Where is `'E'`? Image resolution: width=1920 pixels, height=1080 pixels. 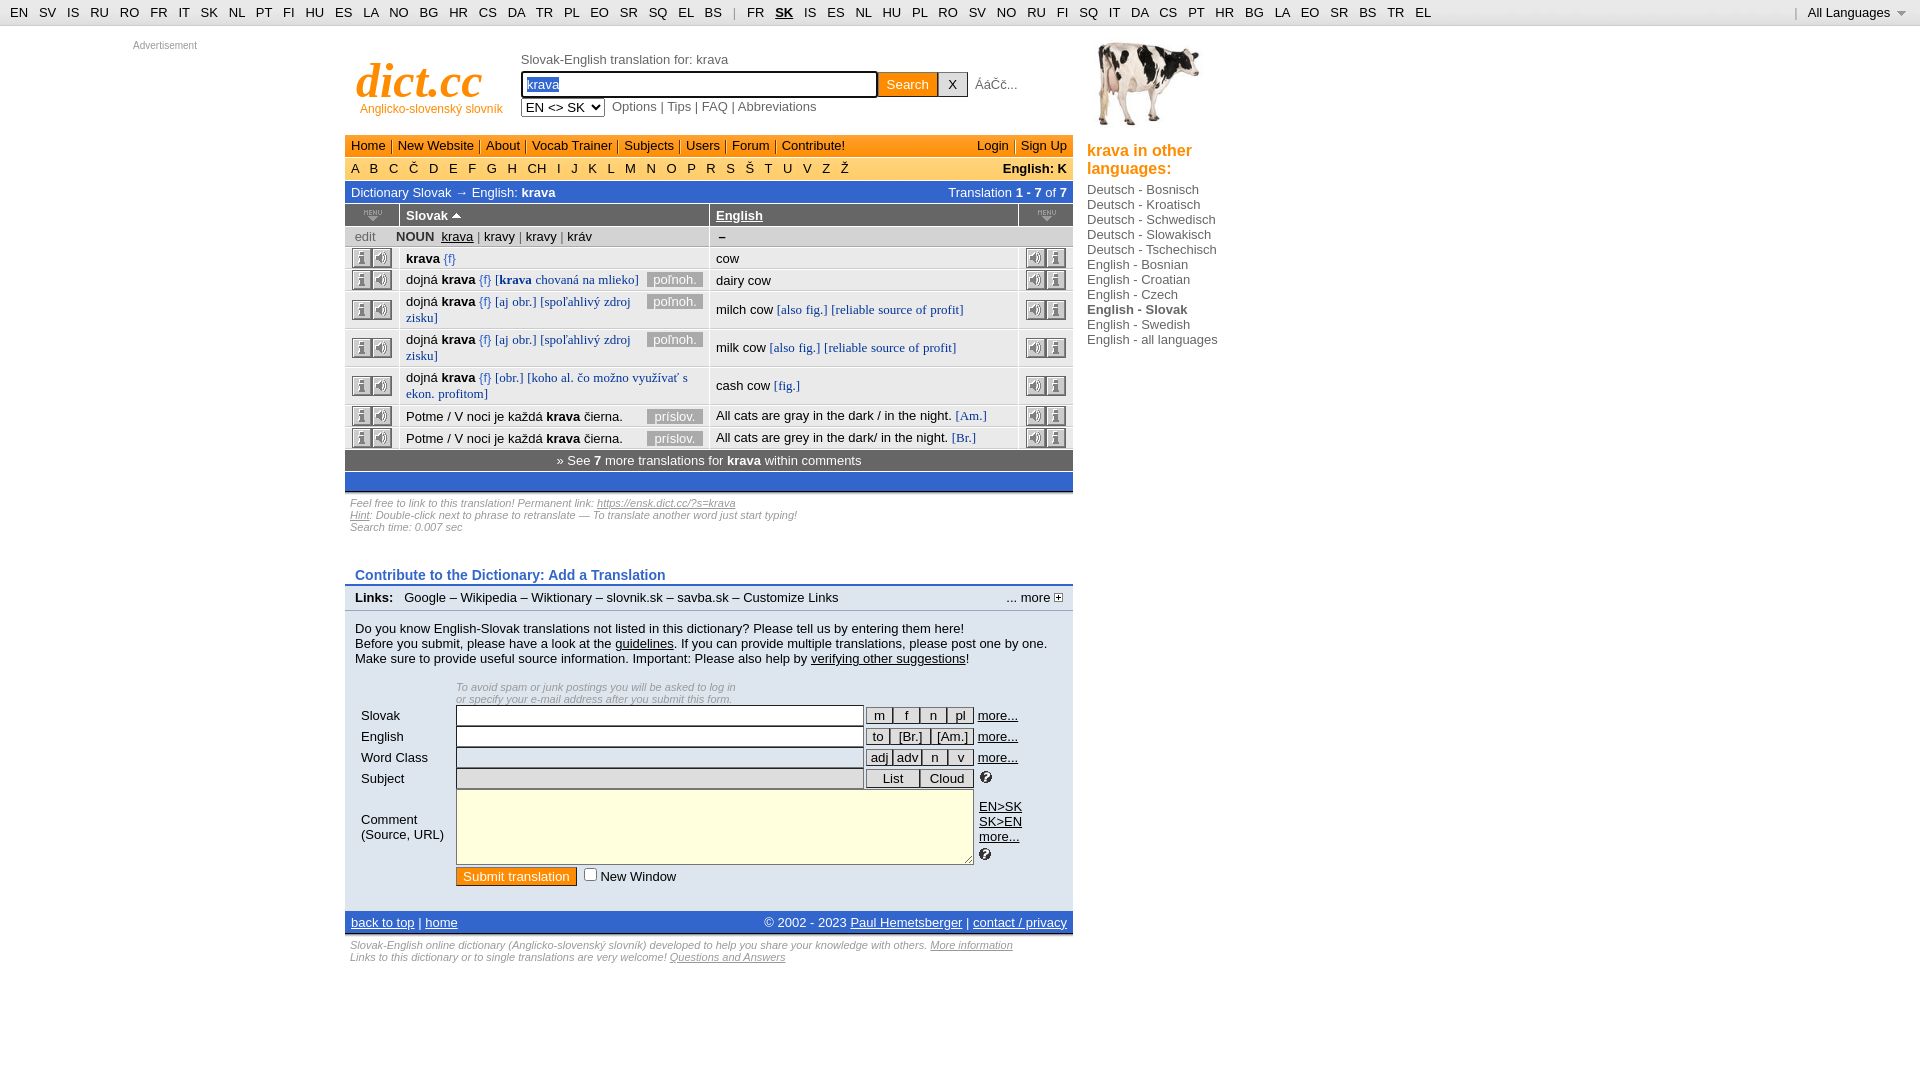
'E' is located at coordinates (451, 167).